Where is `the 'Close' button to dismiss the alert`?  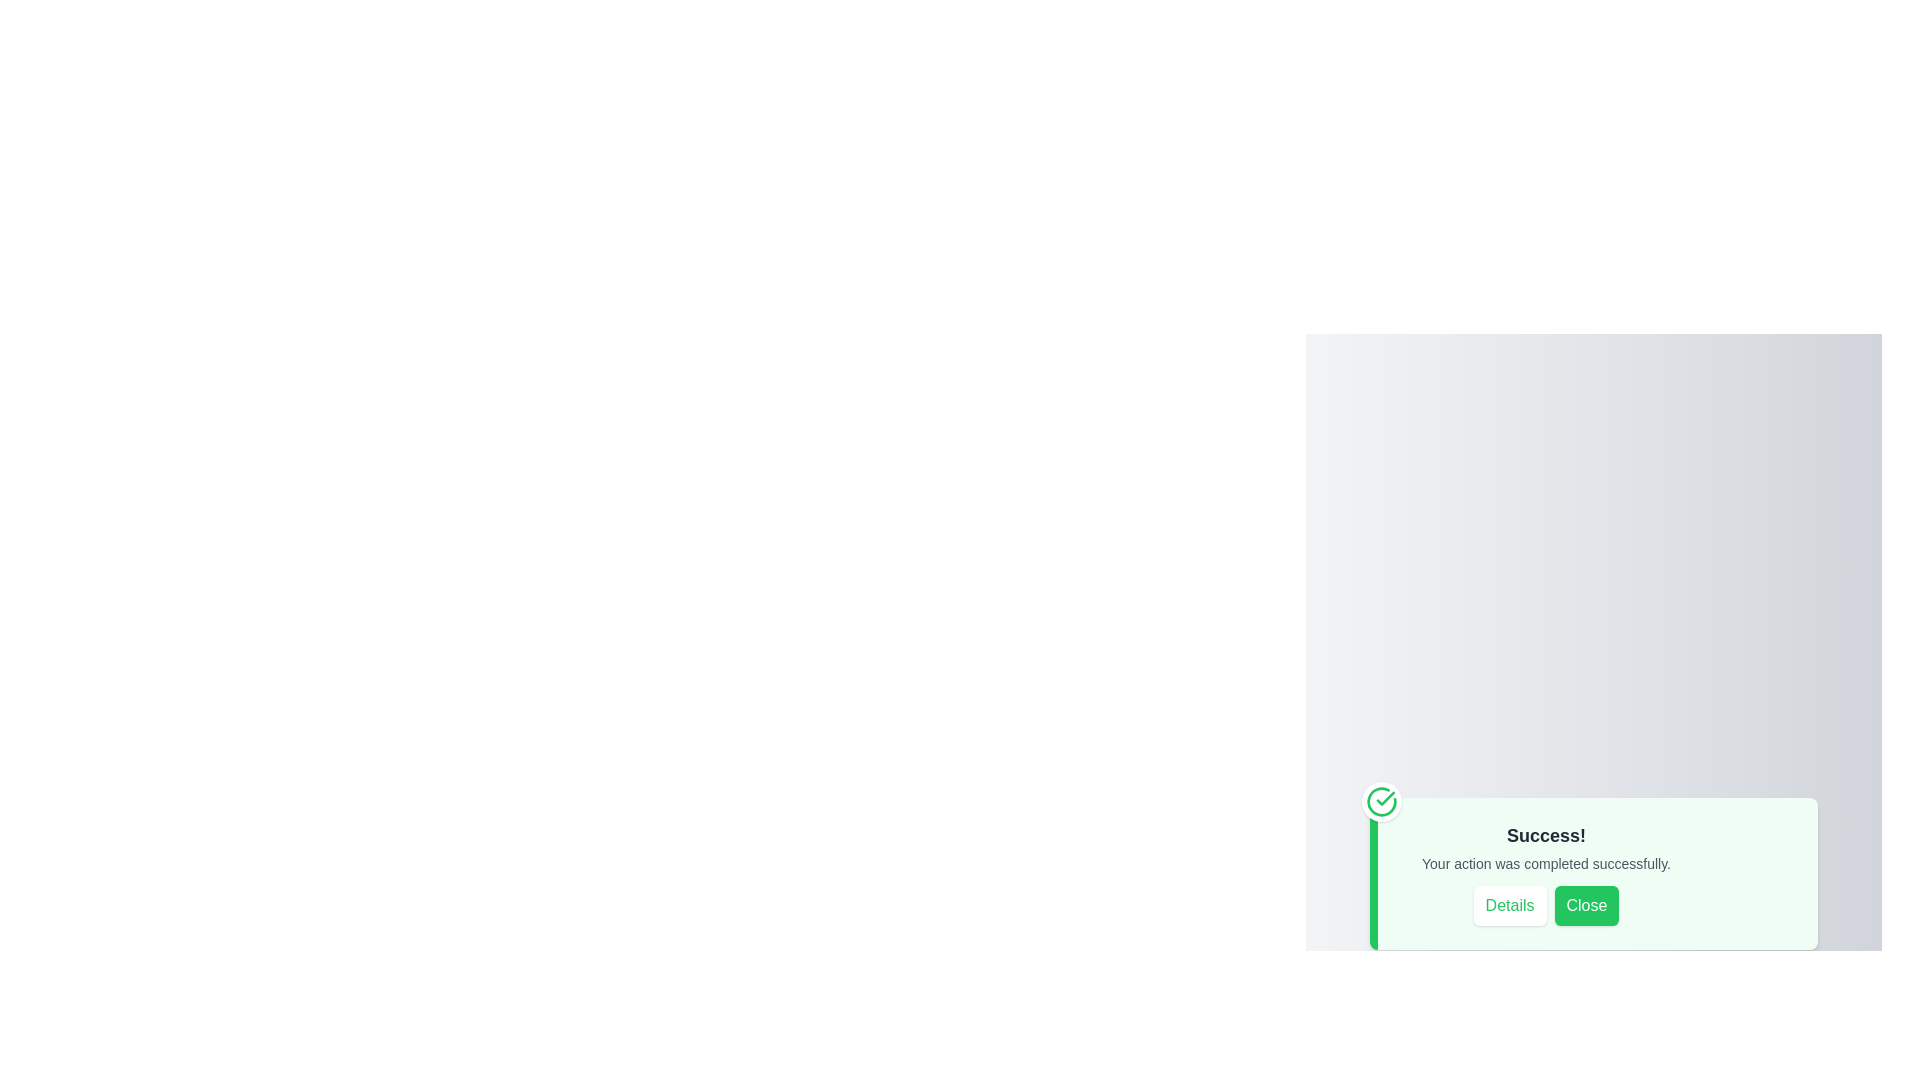 the 'Close' button to dismiss the alert is located at coordinates (1585, 906).